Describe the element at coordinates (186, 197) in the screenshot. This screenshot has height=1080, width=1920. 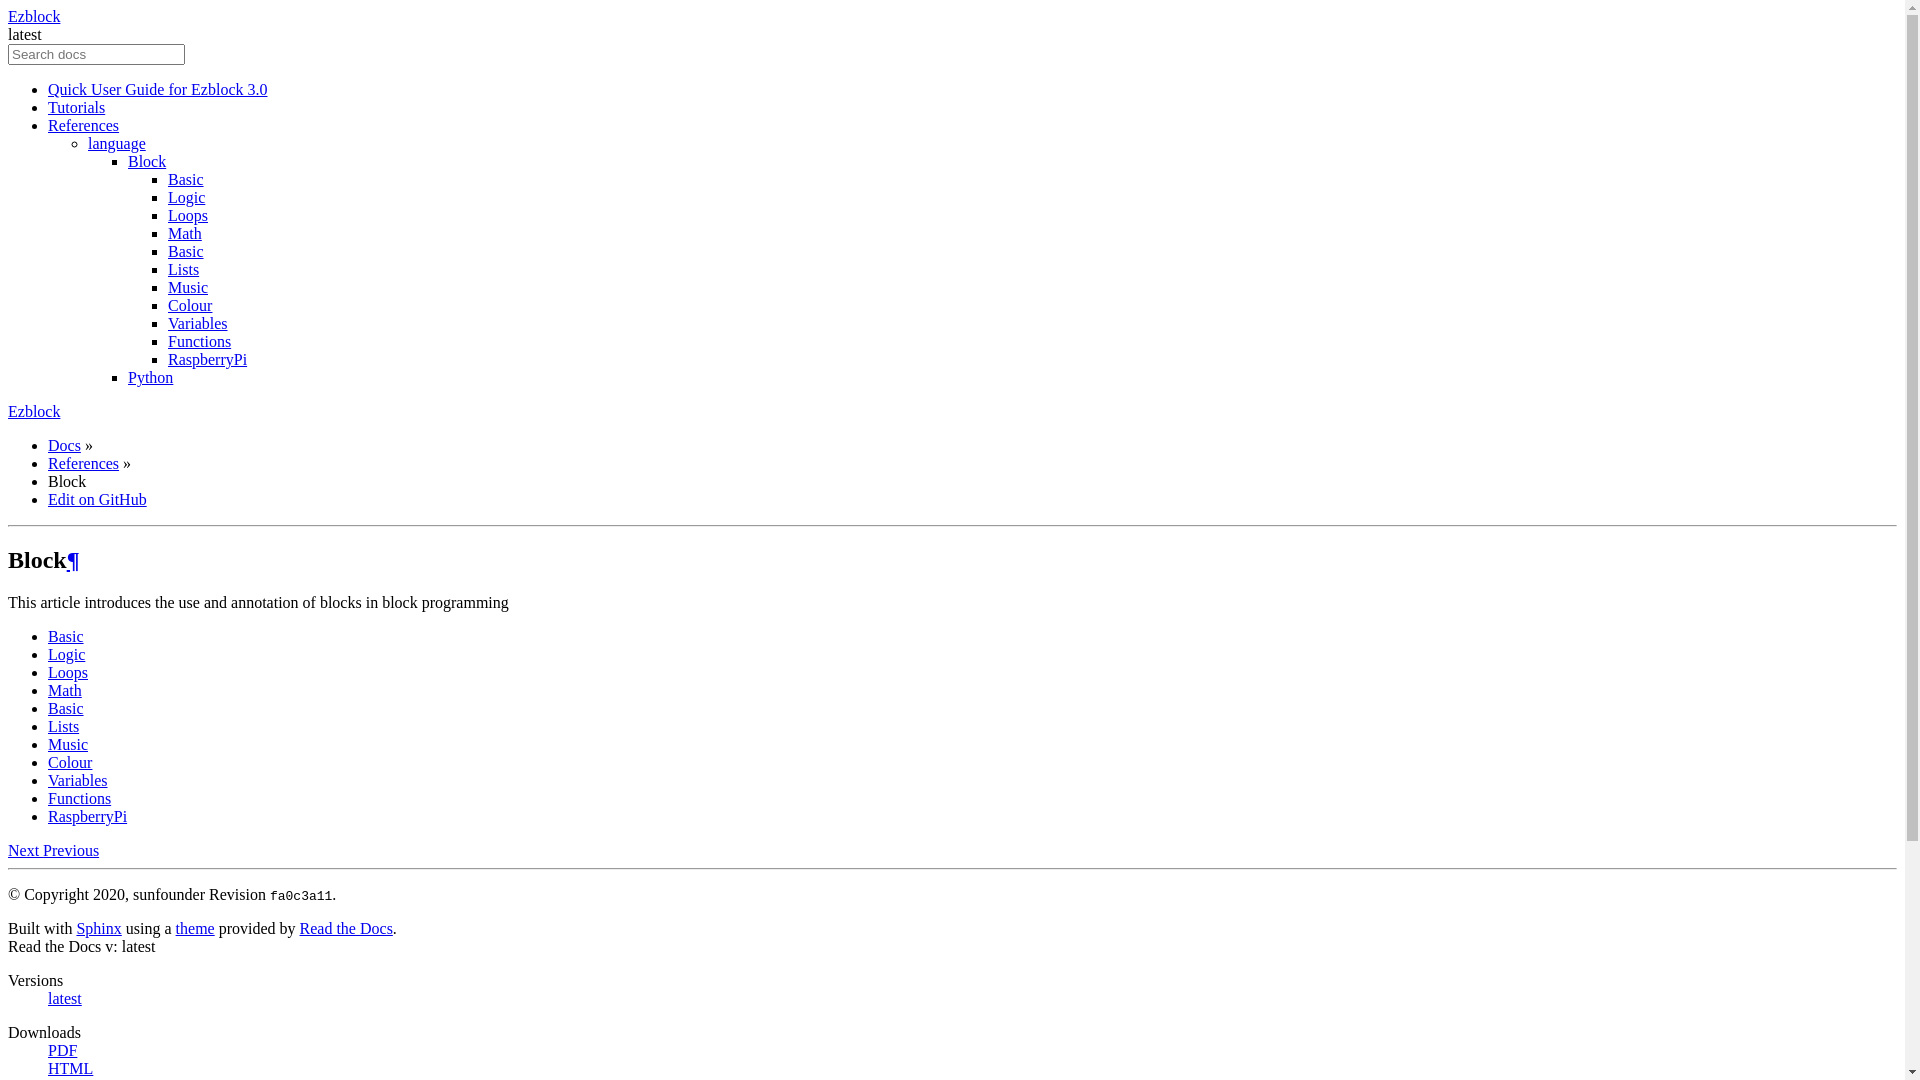
I see `'Logic'` at that location.